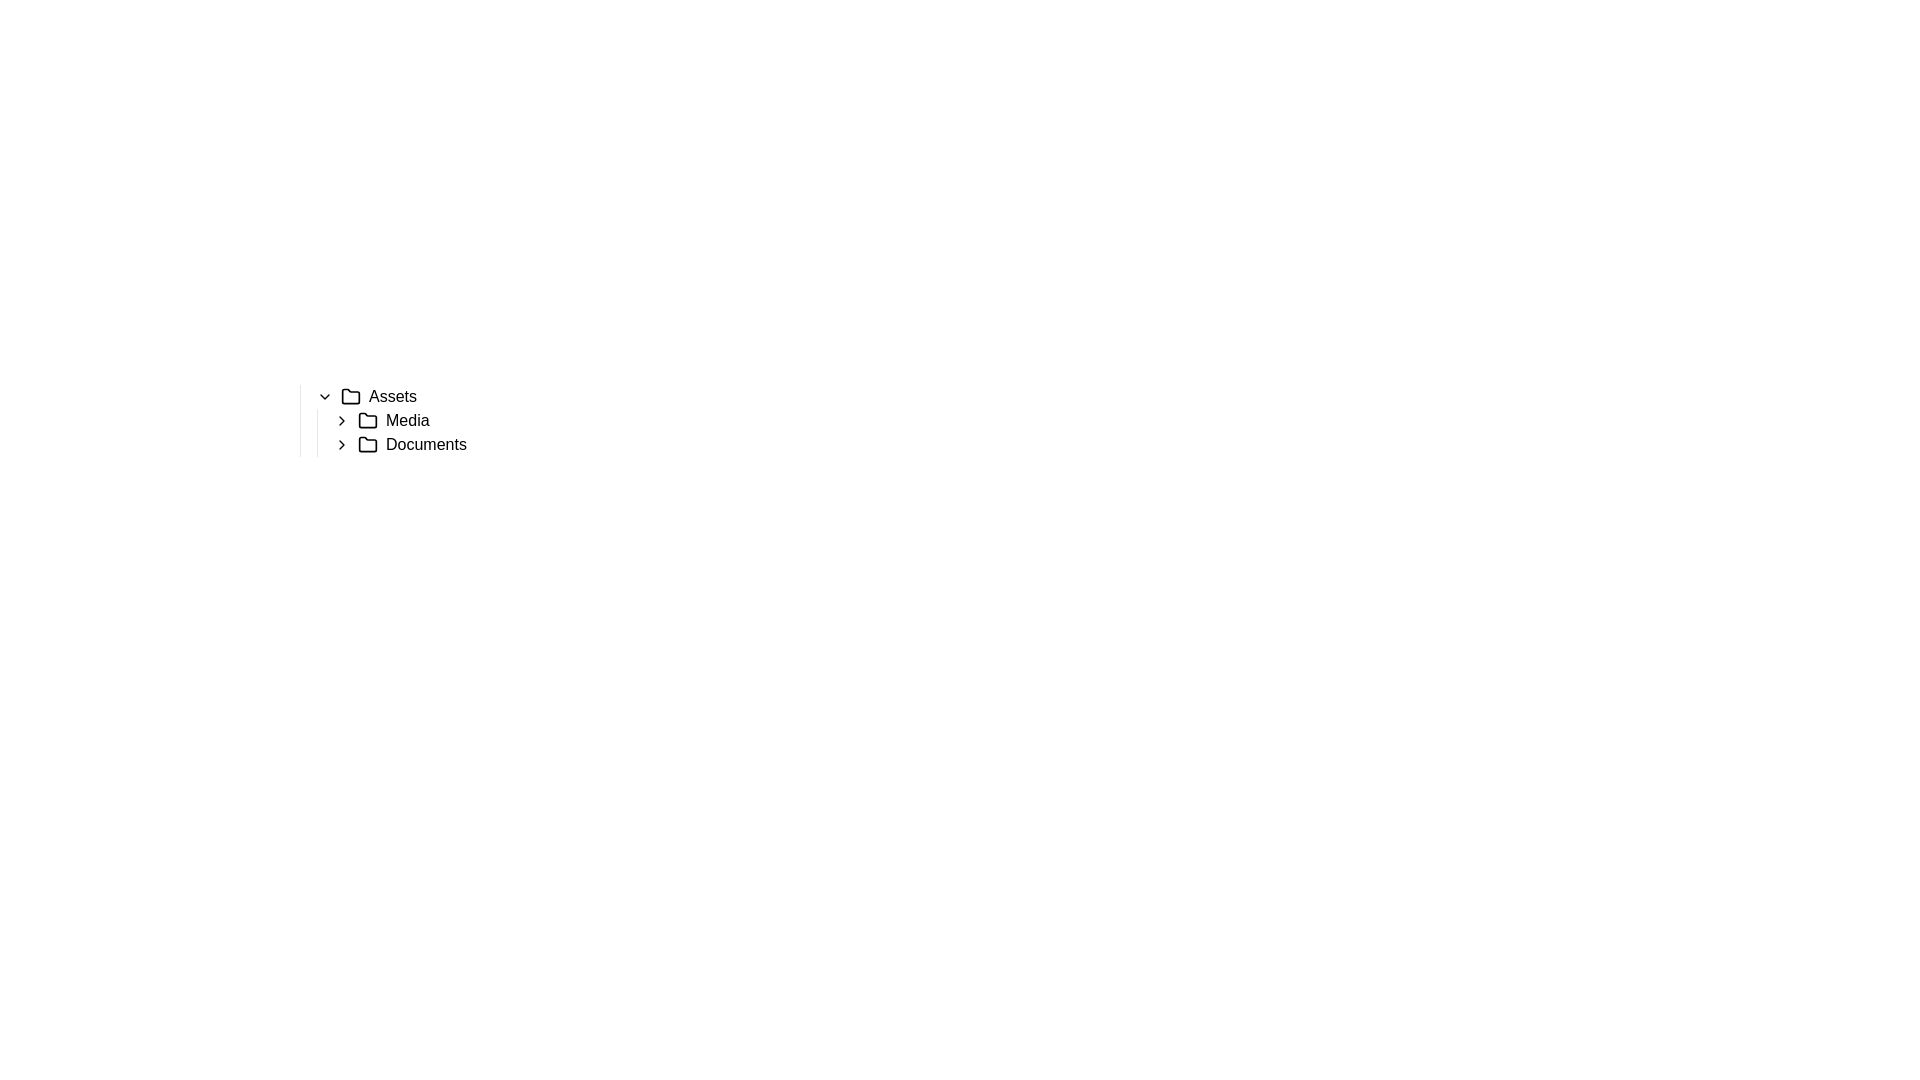 This screenshot has width=1920, height=1080. Describe the element at coordinates (341, 419) in the screenshot. I see `the rightward chevron-shaped icon next to the 'Media' label` at that location.